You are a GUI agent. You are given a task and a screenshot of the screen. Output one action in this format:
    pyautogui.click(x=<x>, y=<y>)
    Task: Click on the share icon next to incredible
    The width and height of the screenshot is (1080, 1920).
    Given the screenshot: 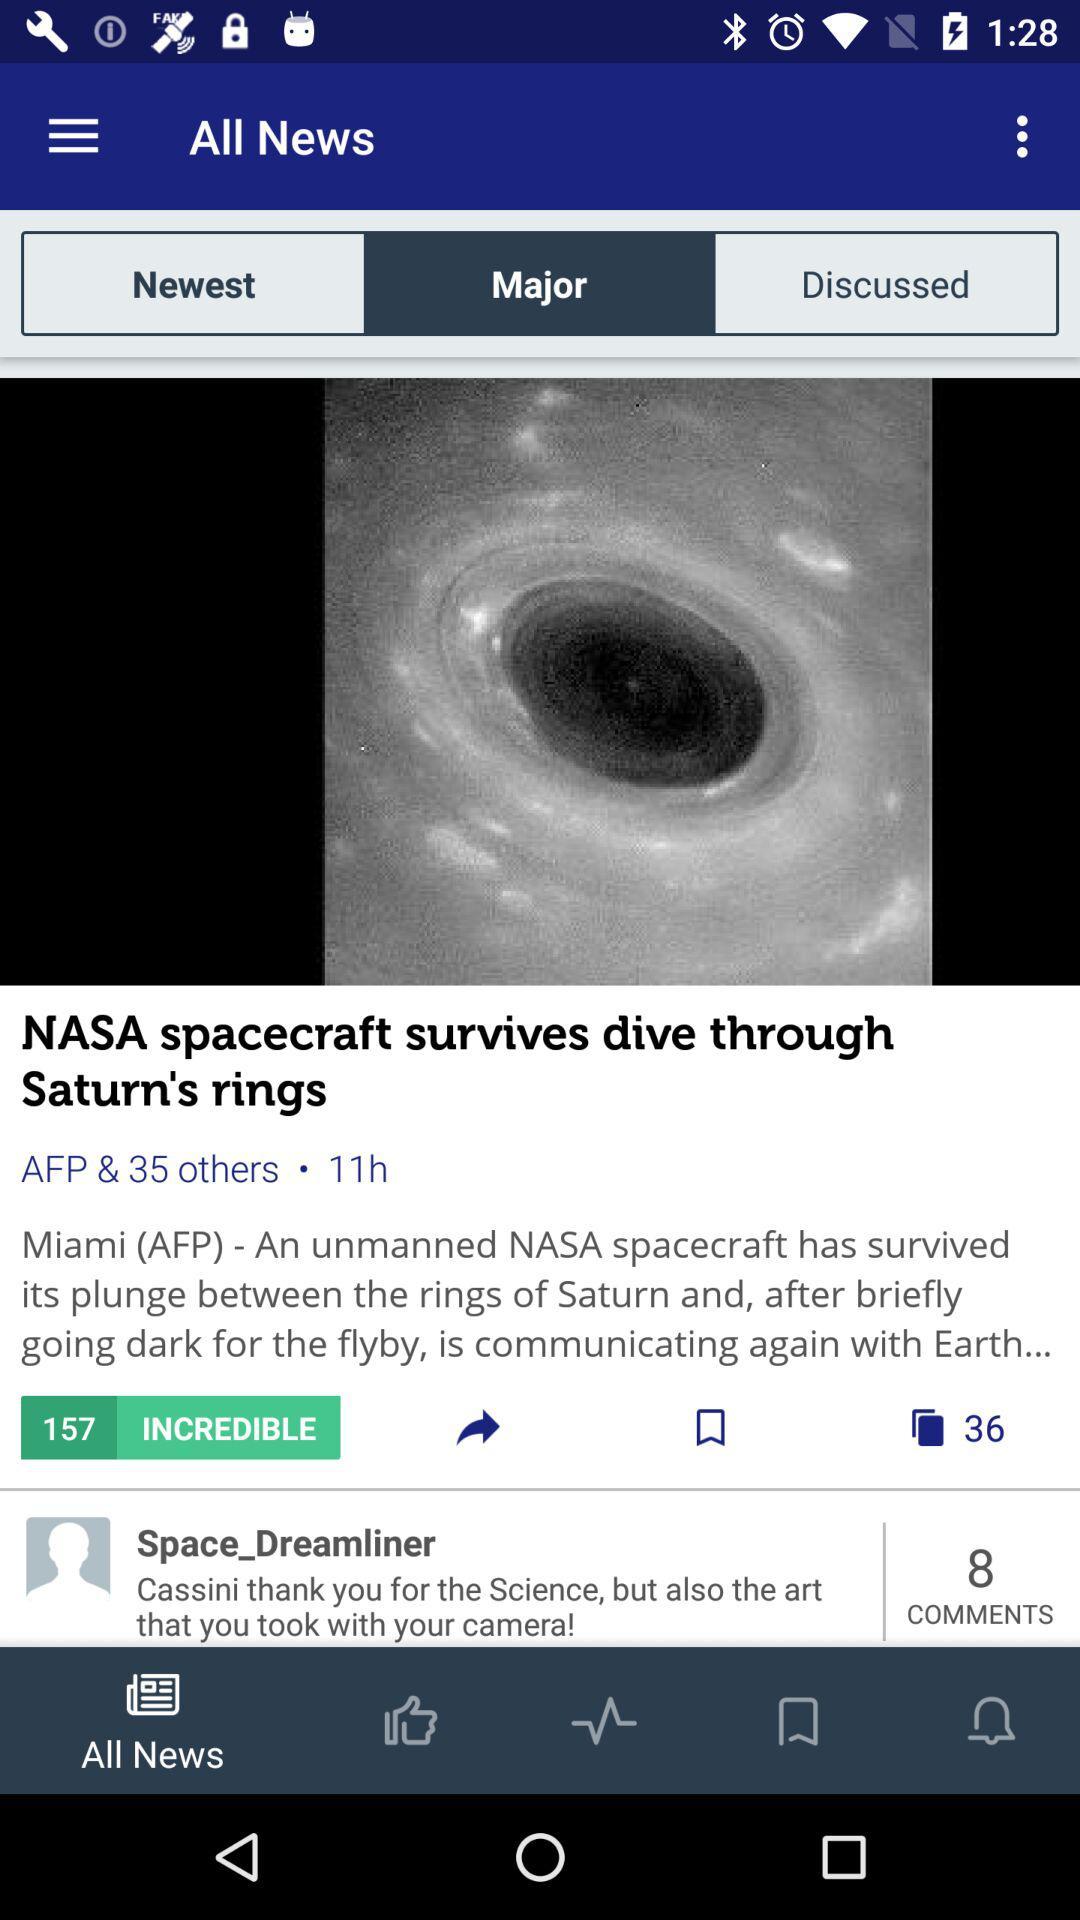 What is the action you would take?
    pyautogui.click(x=478, y=1426)
    